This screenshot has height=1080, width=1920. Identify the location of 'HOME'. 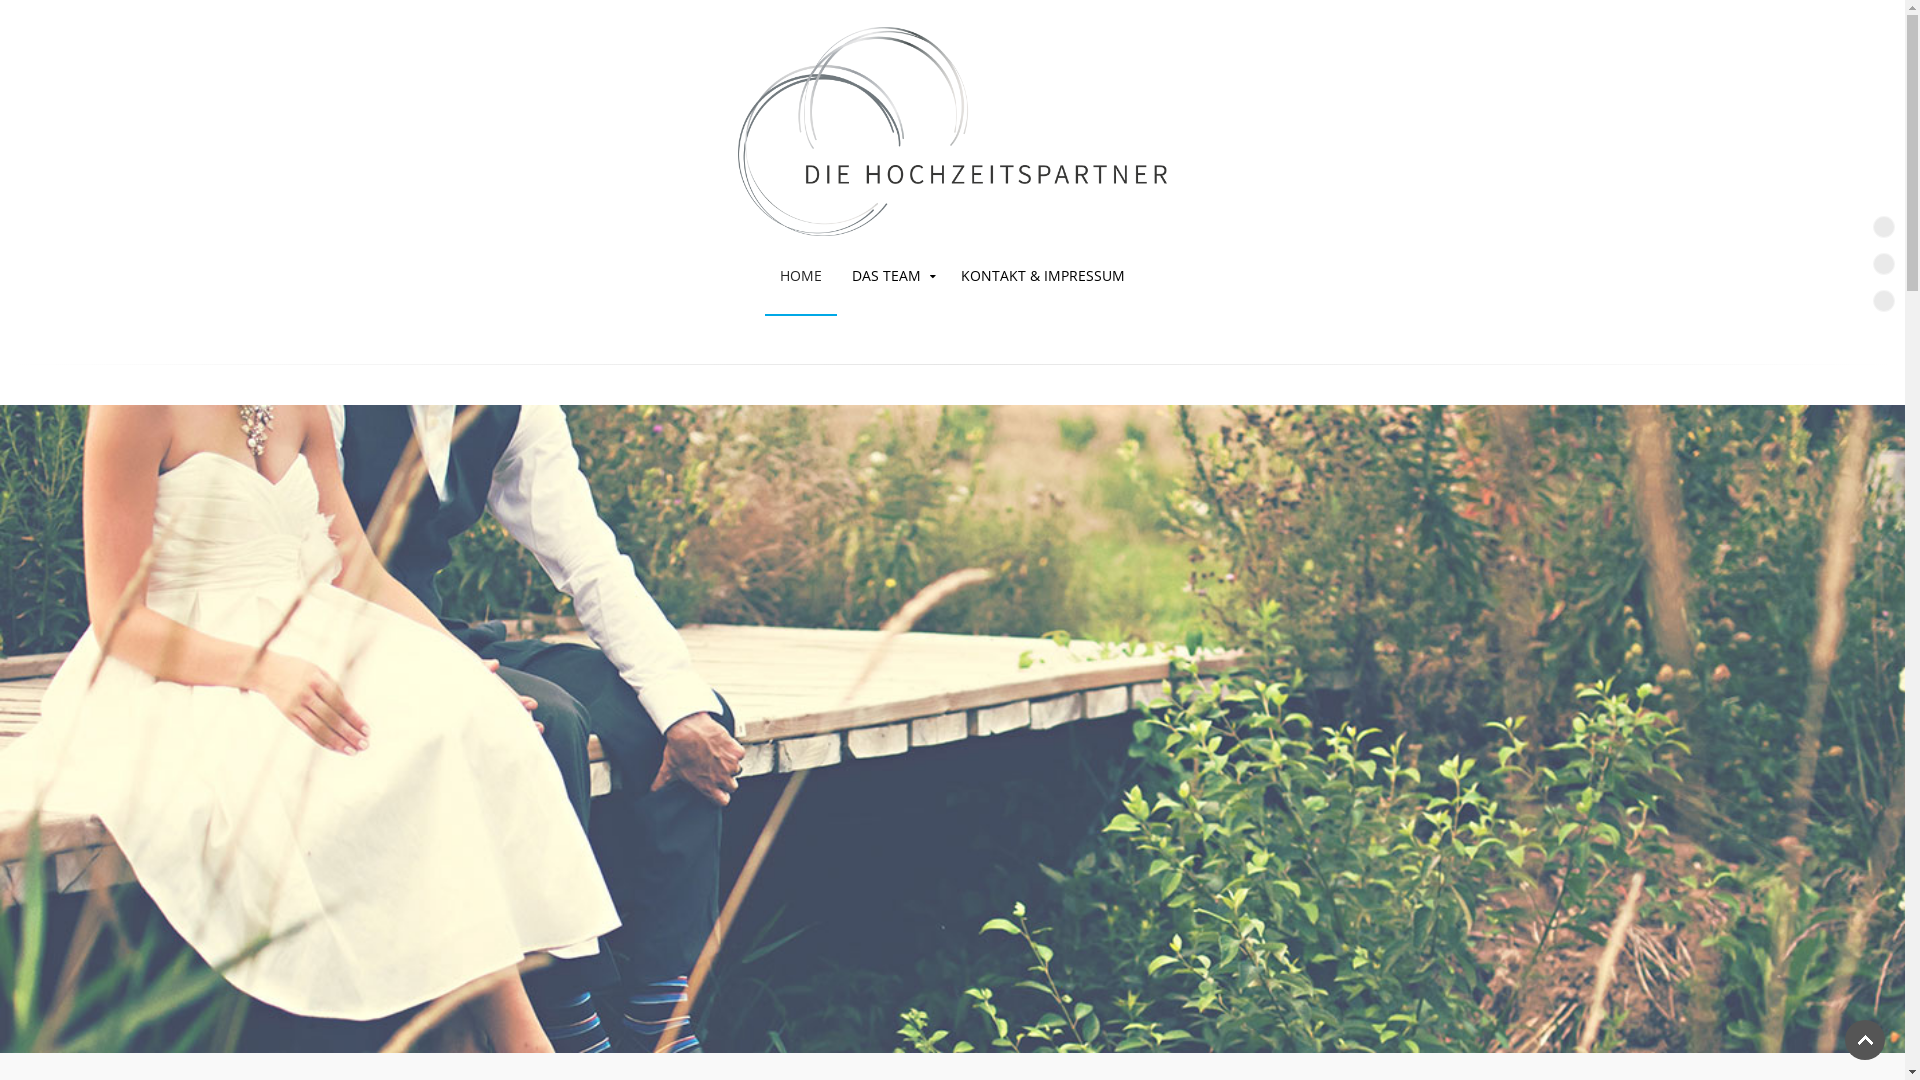
(801, 276).